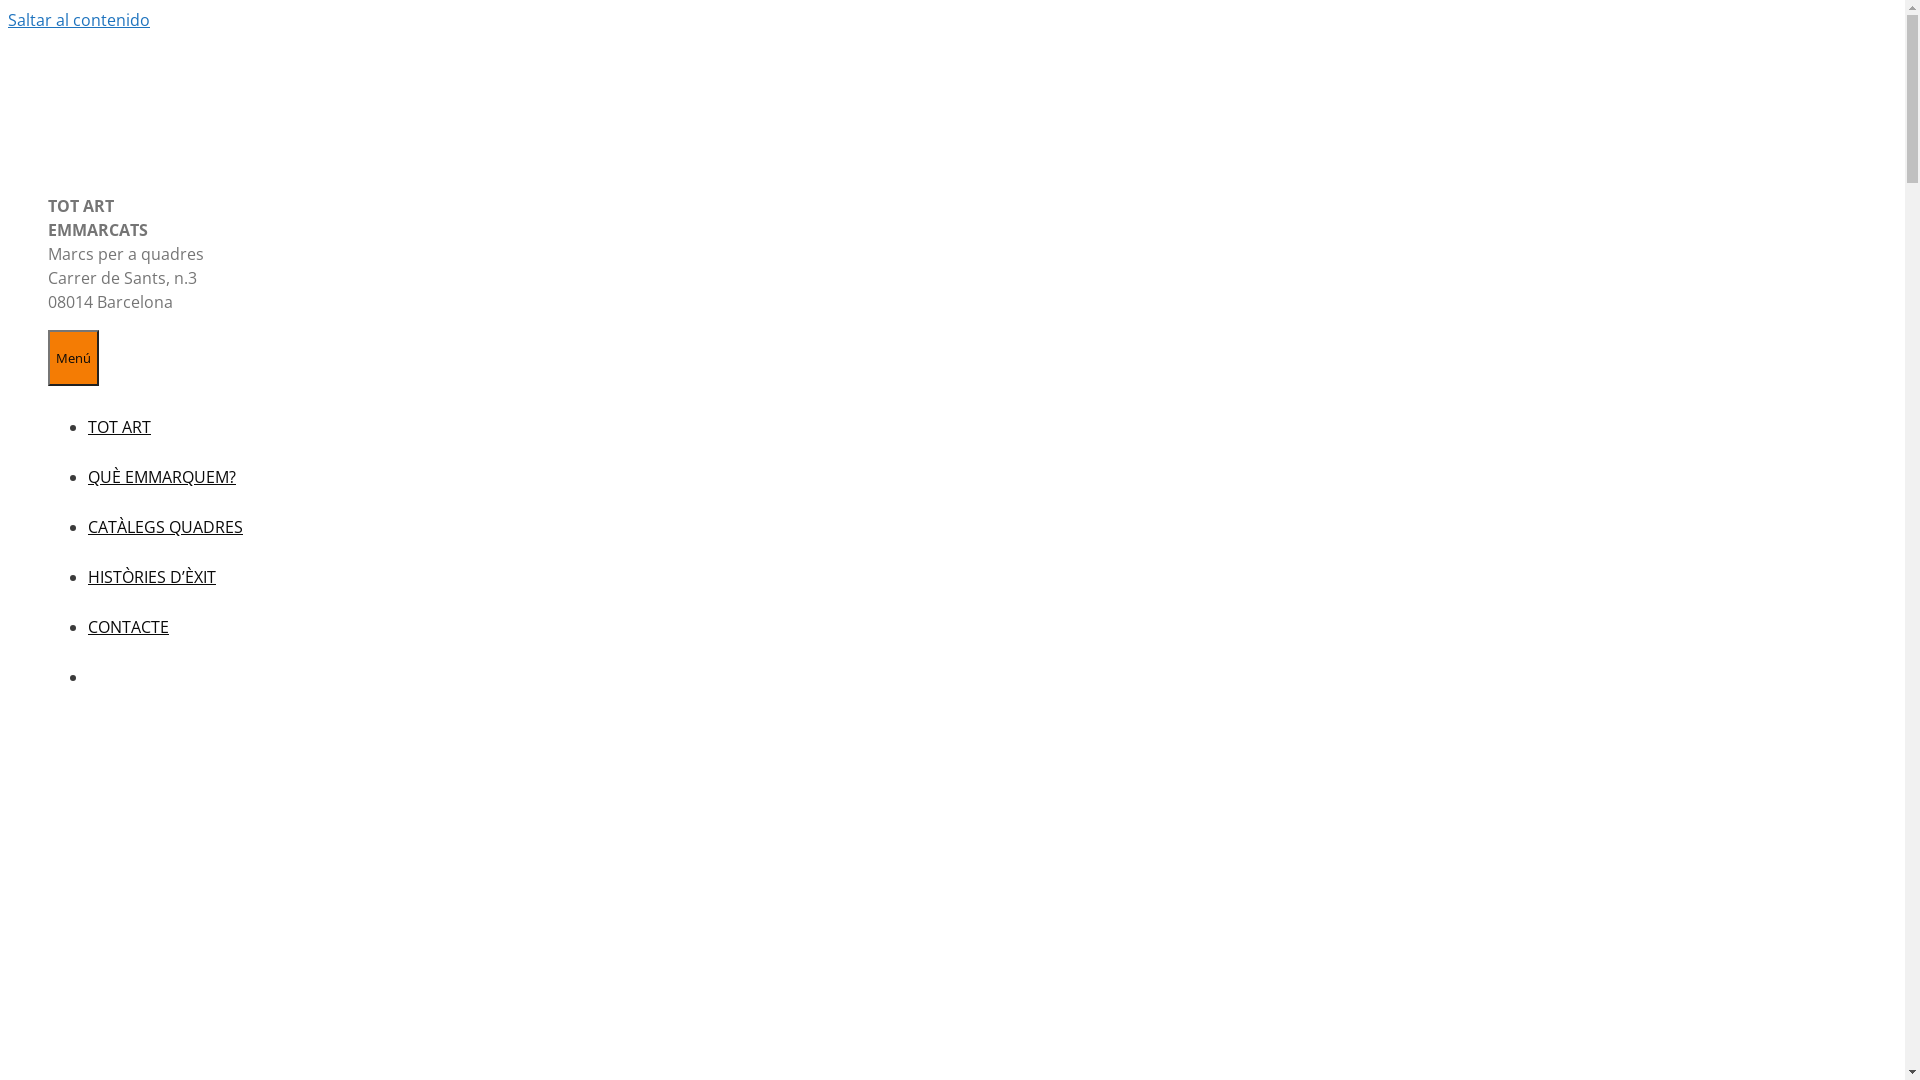 Image resolution: width=1920 pixels, height=1080 pixels. Describe the element at coordinates (86, 426) in the screenshot. I see `'TOT ART'` at that location.